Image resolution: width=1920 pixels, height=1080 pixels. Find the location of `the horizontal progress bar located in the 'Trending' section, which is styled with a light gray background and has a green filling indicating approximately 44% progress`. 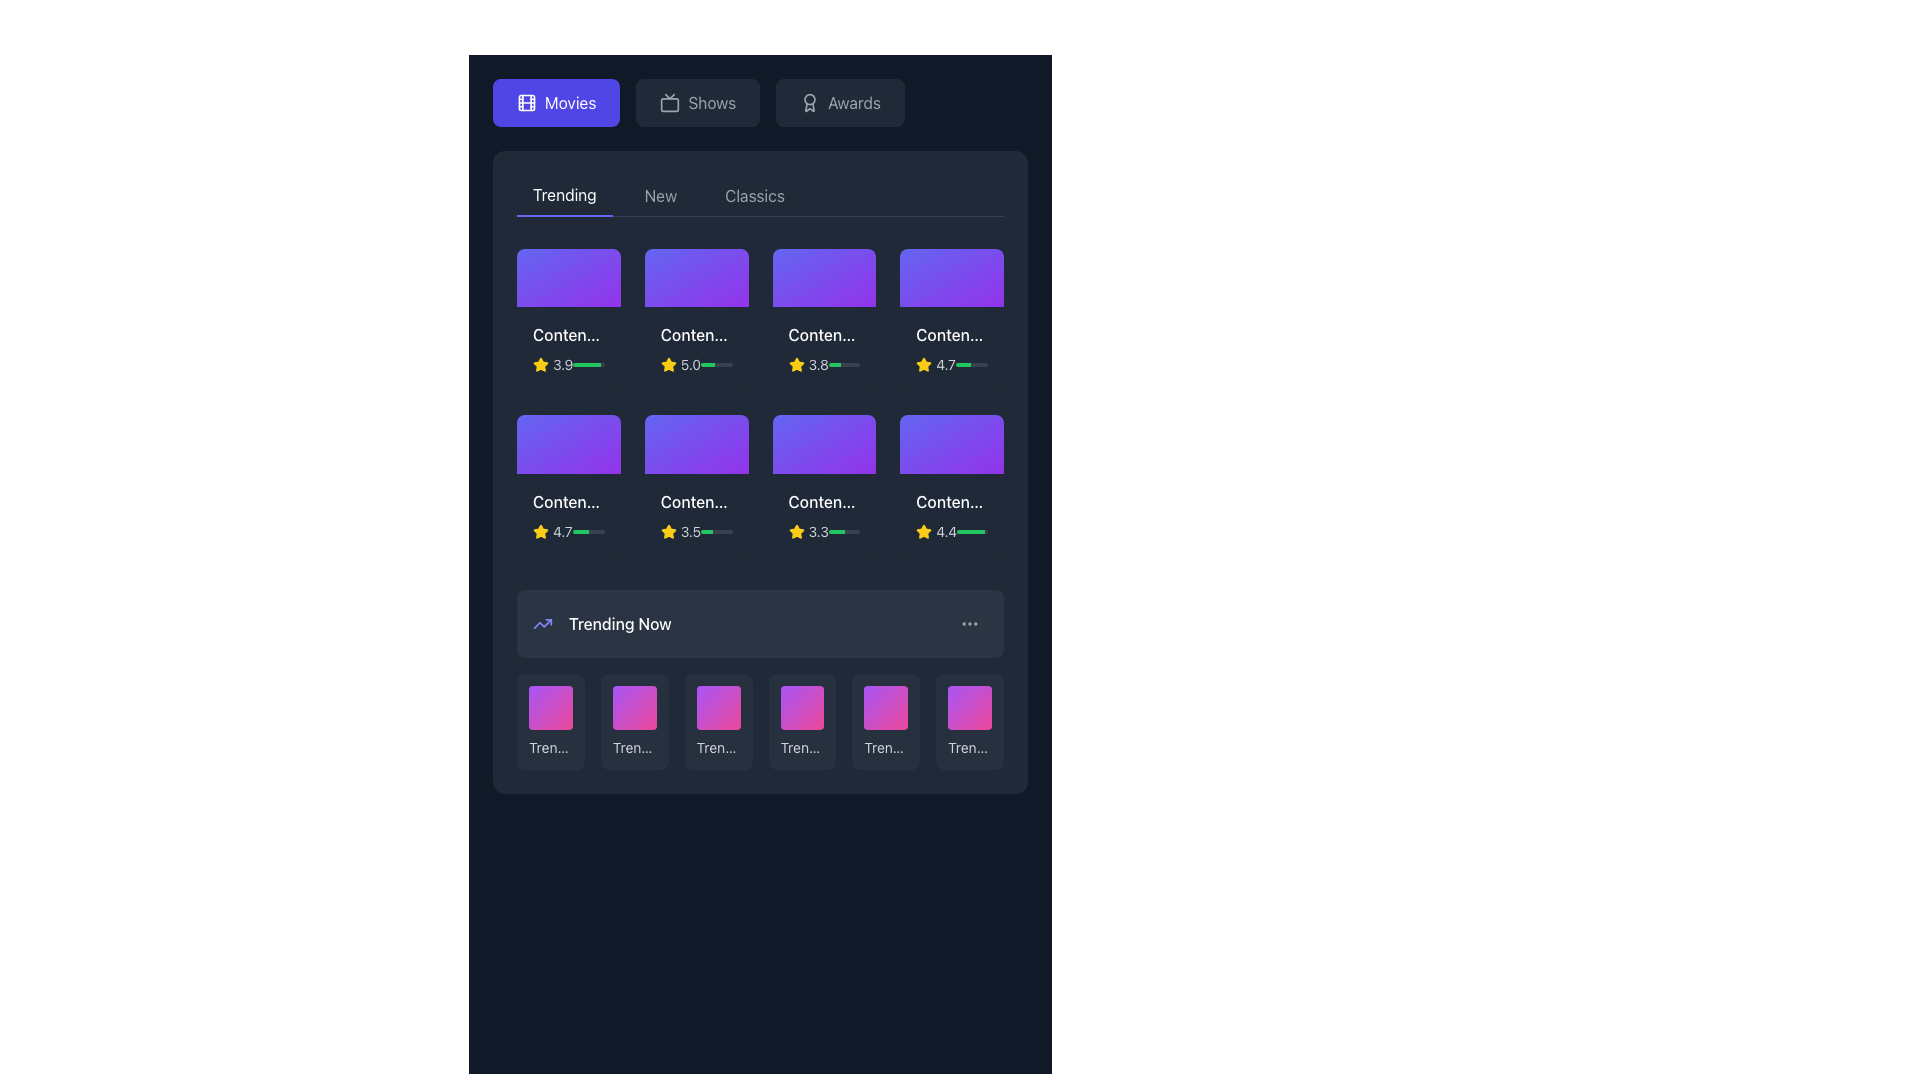

the horizontal progress bar located in the 'Trending' section, which is styled with a light gray background and has a green filling indicating approximately 44% progress is located at coordinates (716, 365).